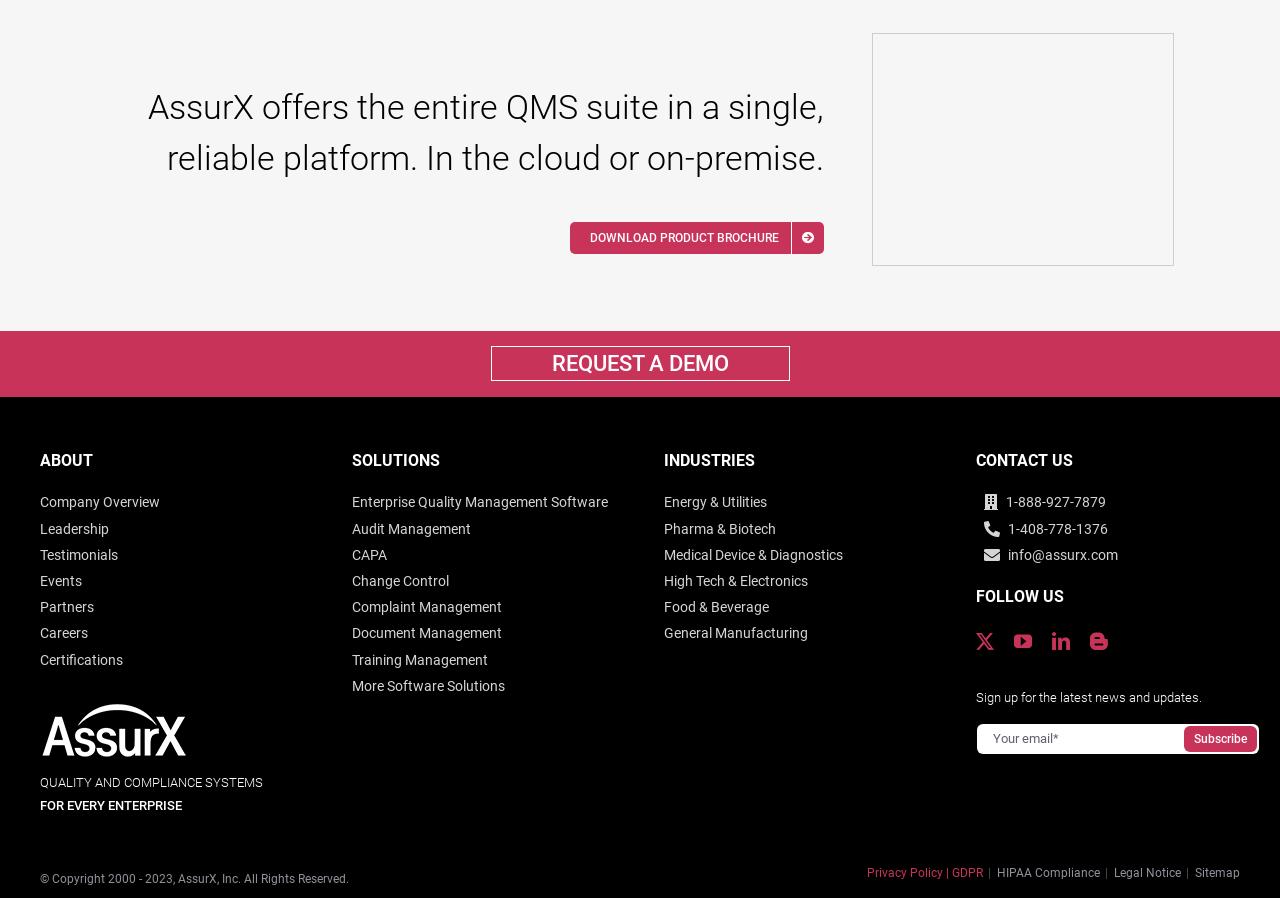 This screenshot has height=898, width=1280. I want to click on 'Careers', so click(62, 632).